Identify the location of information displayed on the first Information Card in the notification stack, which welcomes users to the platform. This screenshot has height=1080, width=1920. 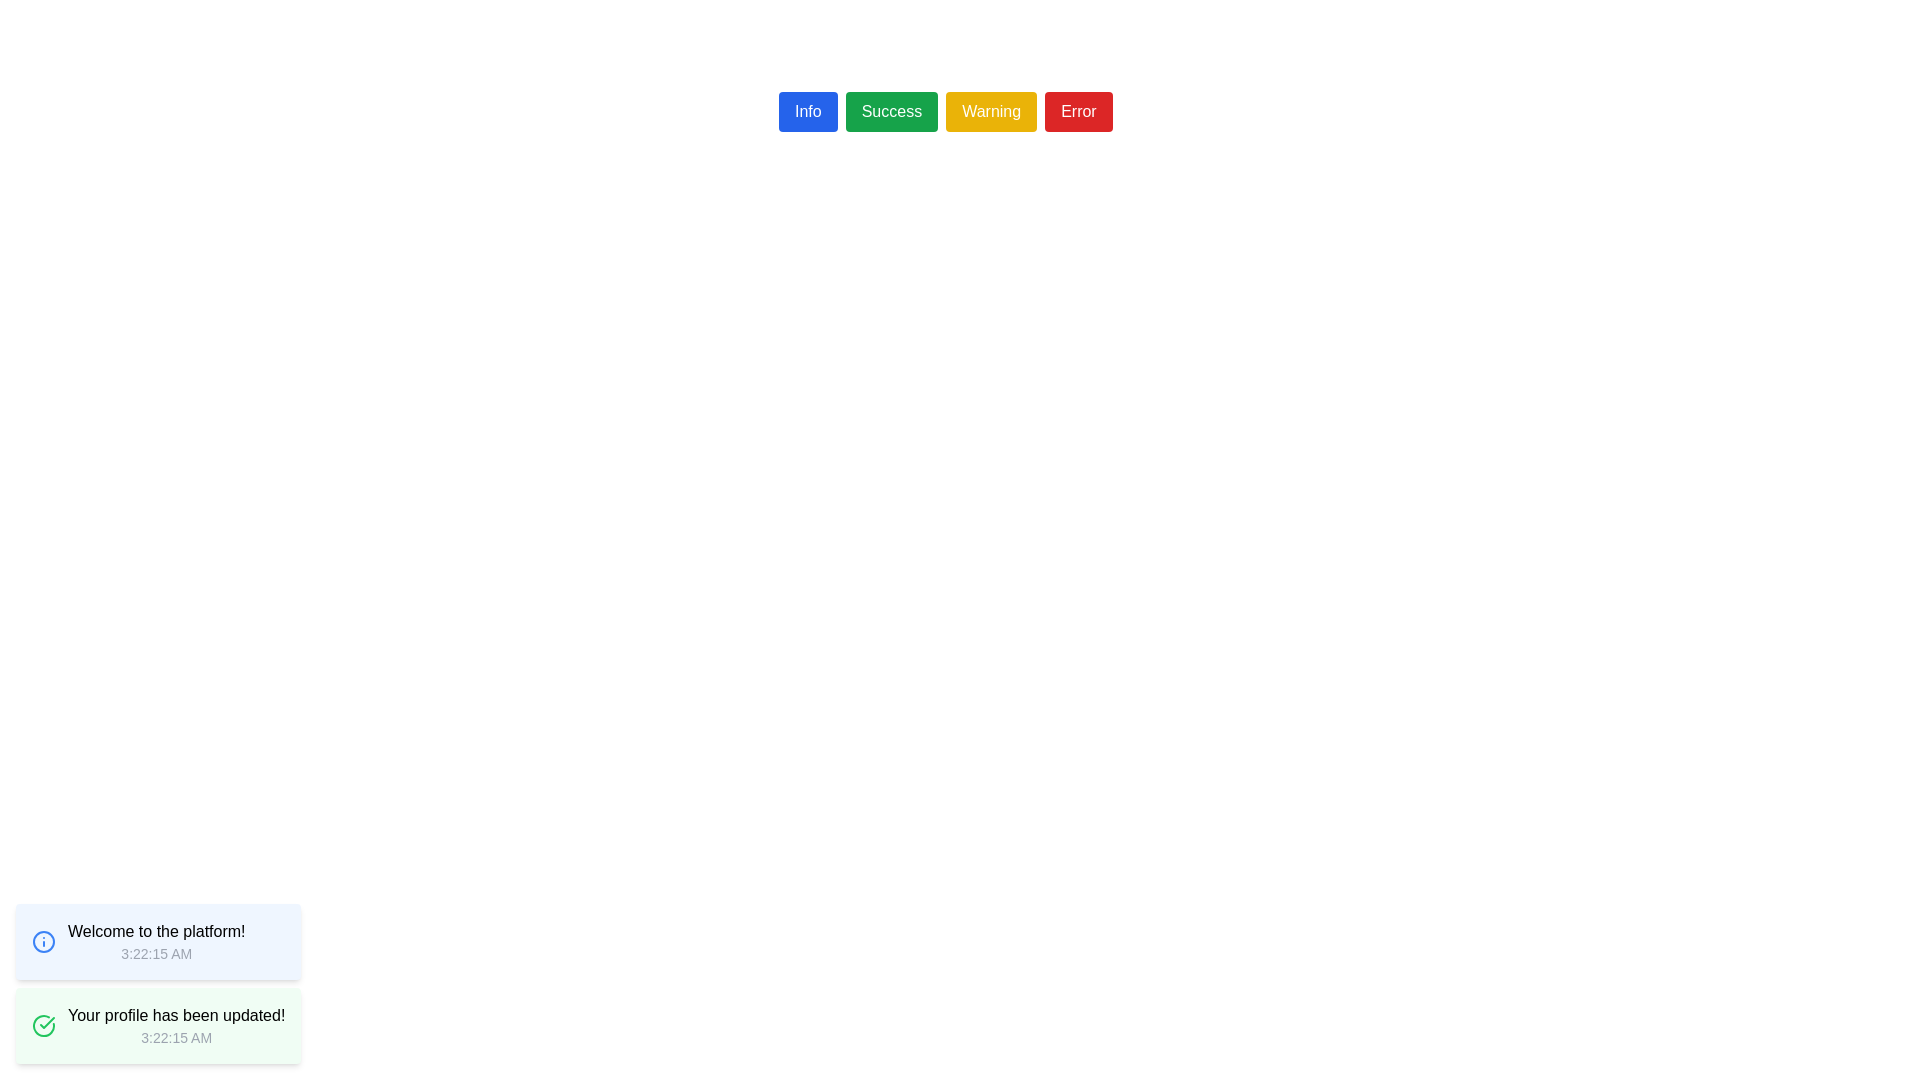
(157, 941).